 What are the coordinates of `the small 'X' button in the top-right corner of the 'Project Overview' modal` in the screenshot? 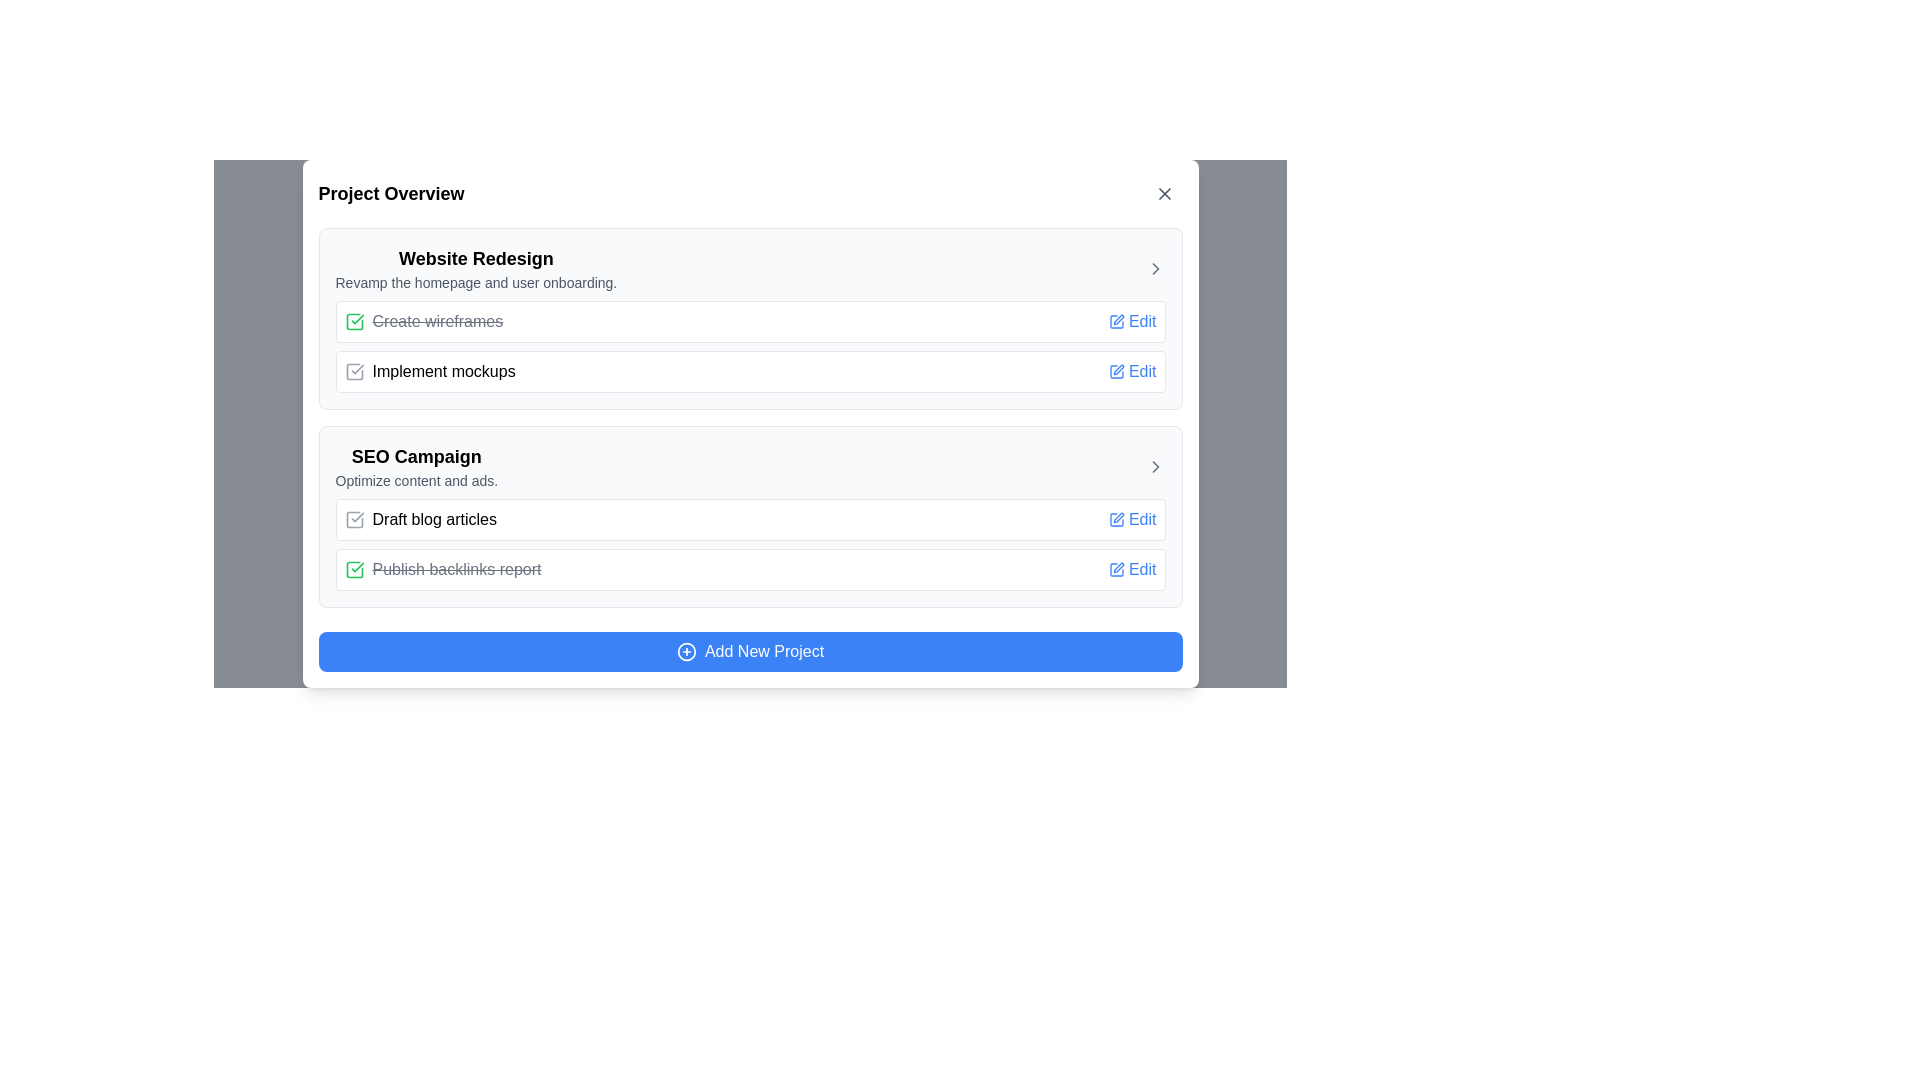 It's located at (1164, 193).